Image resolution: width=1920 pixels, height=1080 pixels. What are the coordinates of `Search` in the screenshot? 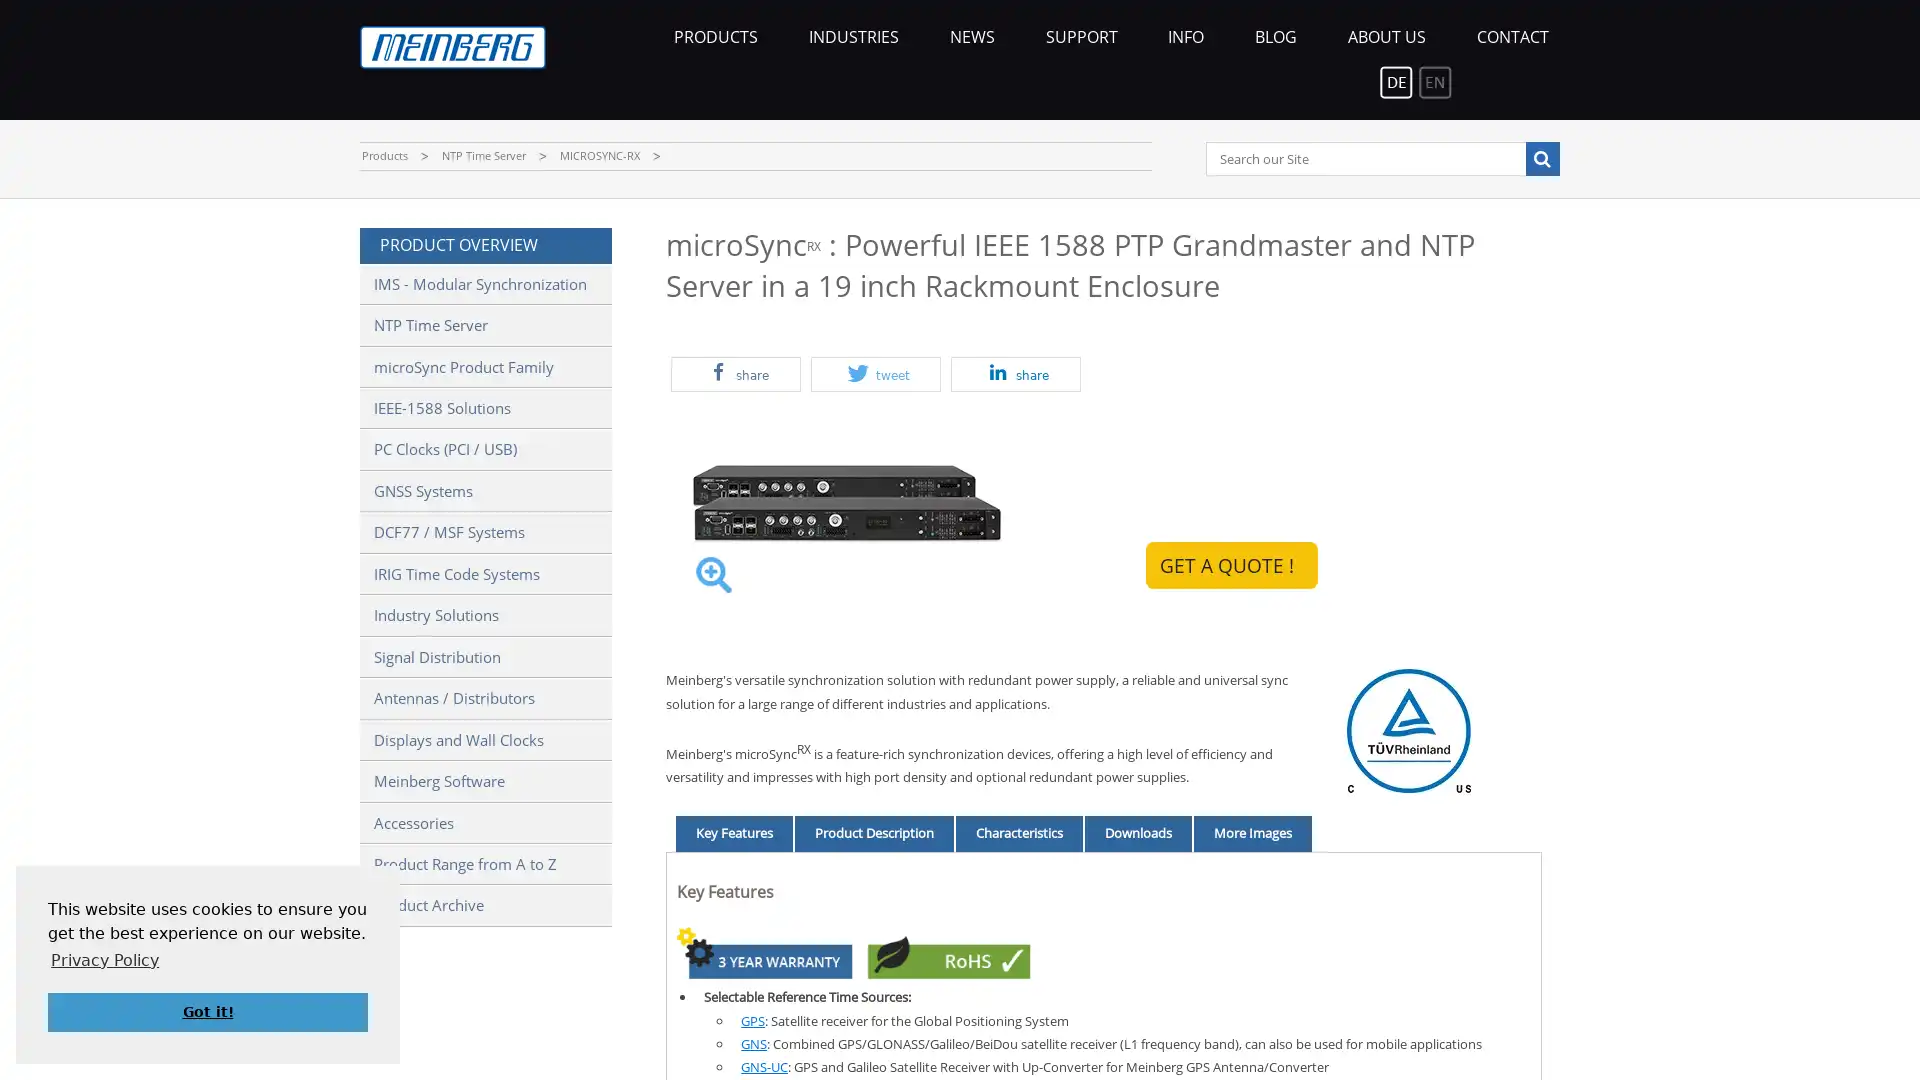 It's located at (1540, 157).